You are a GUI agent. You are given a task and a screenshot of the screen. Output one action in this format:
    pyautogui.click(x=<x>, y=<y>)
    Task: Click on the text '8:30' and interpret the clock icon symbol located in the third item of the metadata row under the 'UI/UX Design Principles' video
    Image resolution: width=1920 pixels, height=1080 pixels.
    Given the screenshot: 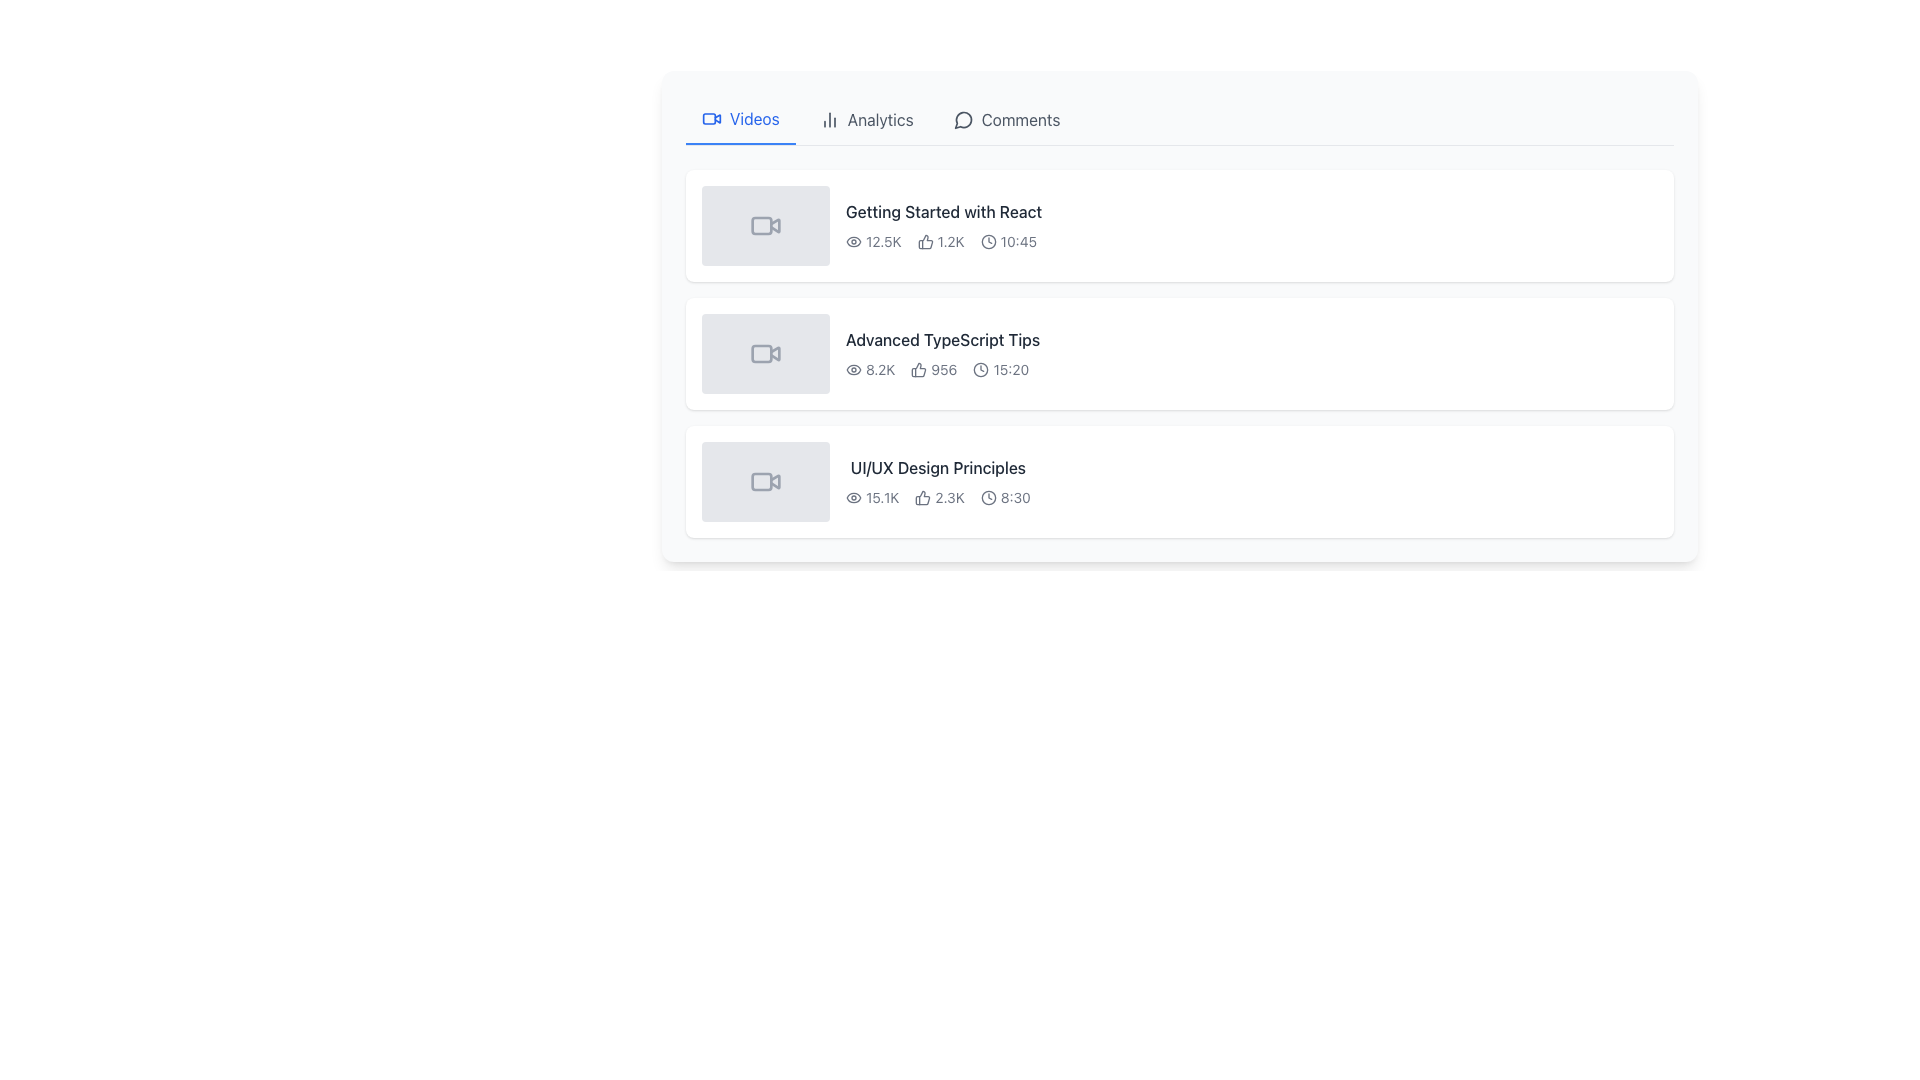 What is the action you would take?
    pyautogui.click(x=1005, y=496)
    